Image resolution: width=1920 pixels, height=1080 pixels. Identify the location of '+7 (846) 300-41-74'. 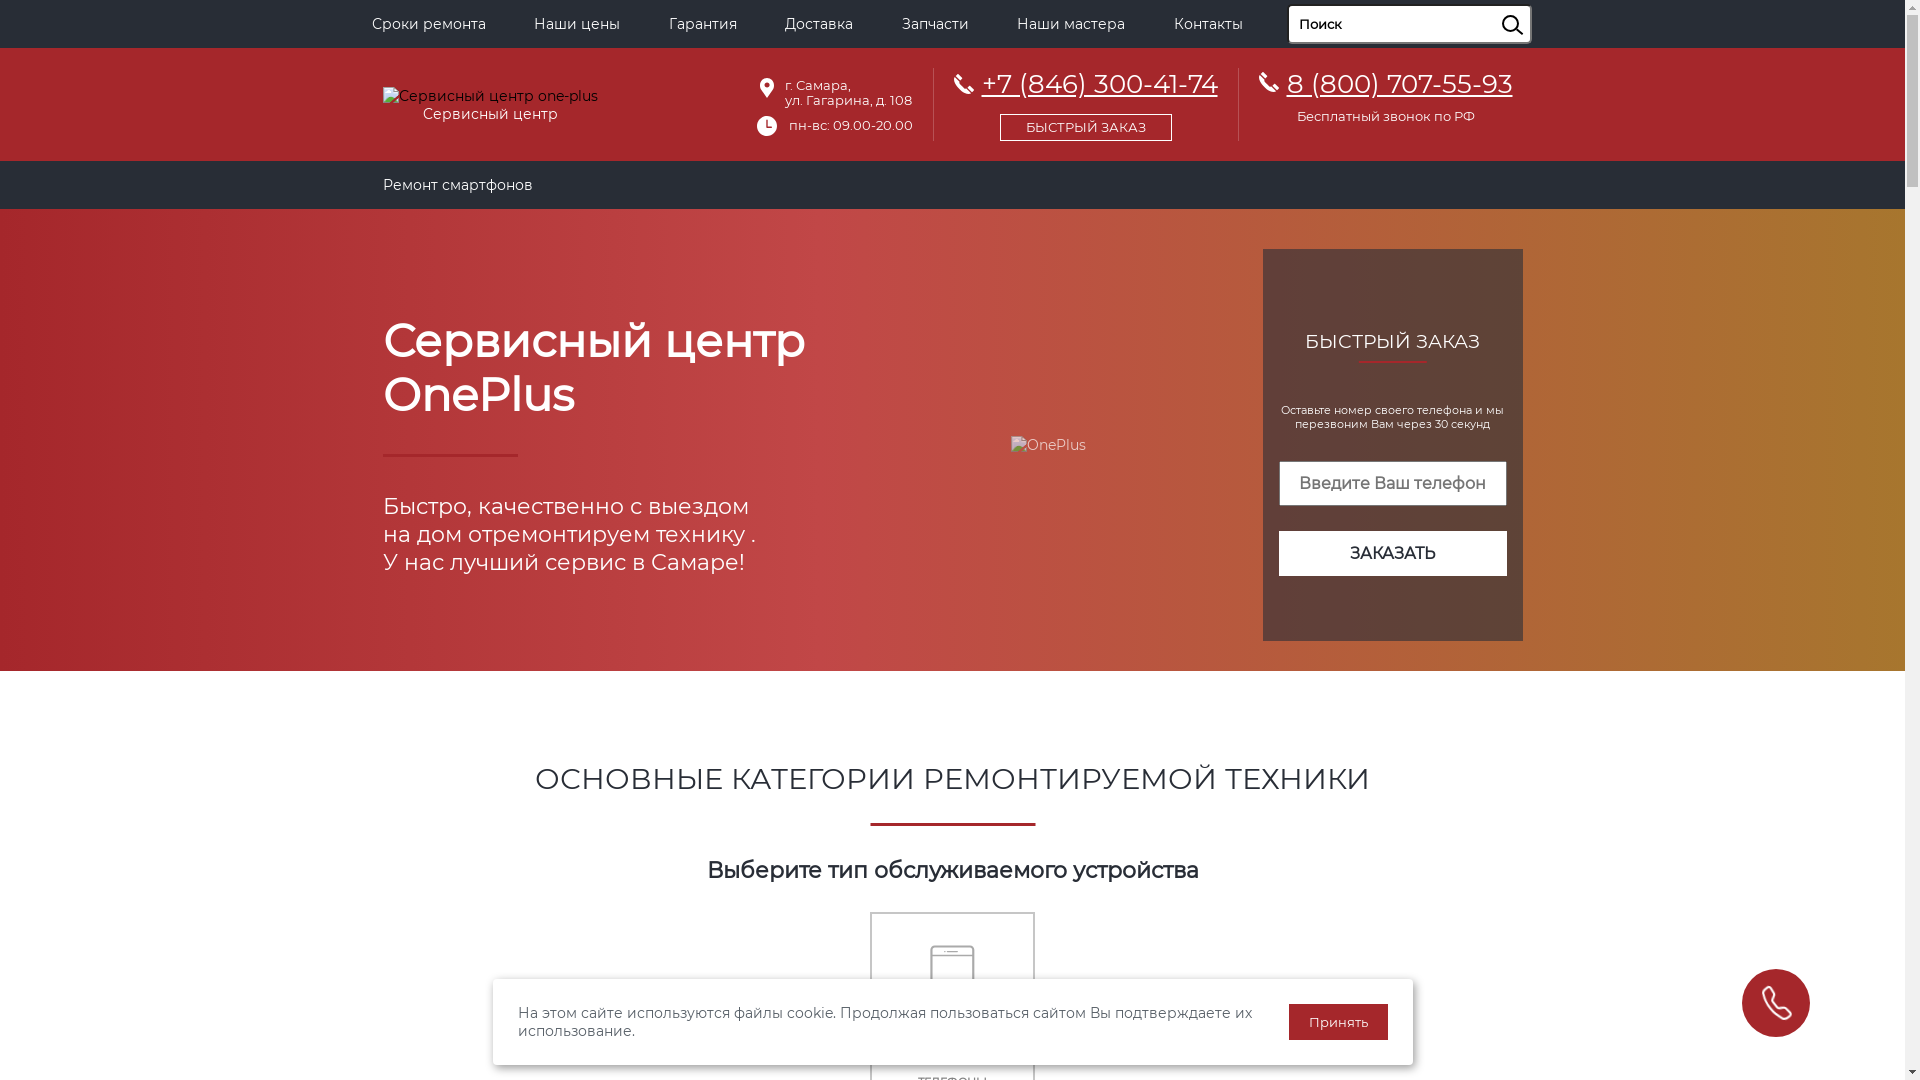
(1084, 101).